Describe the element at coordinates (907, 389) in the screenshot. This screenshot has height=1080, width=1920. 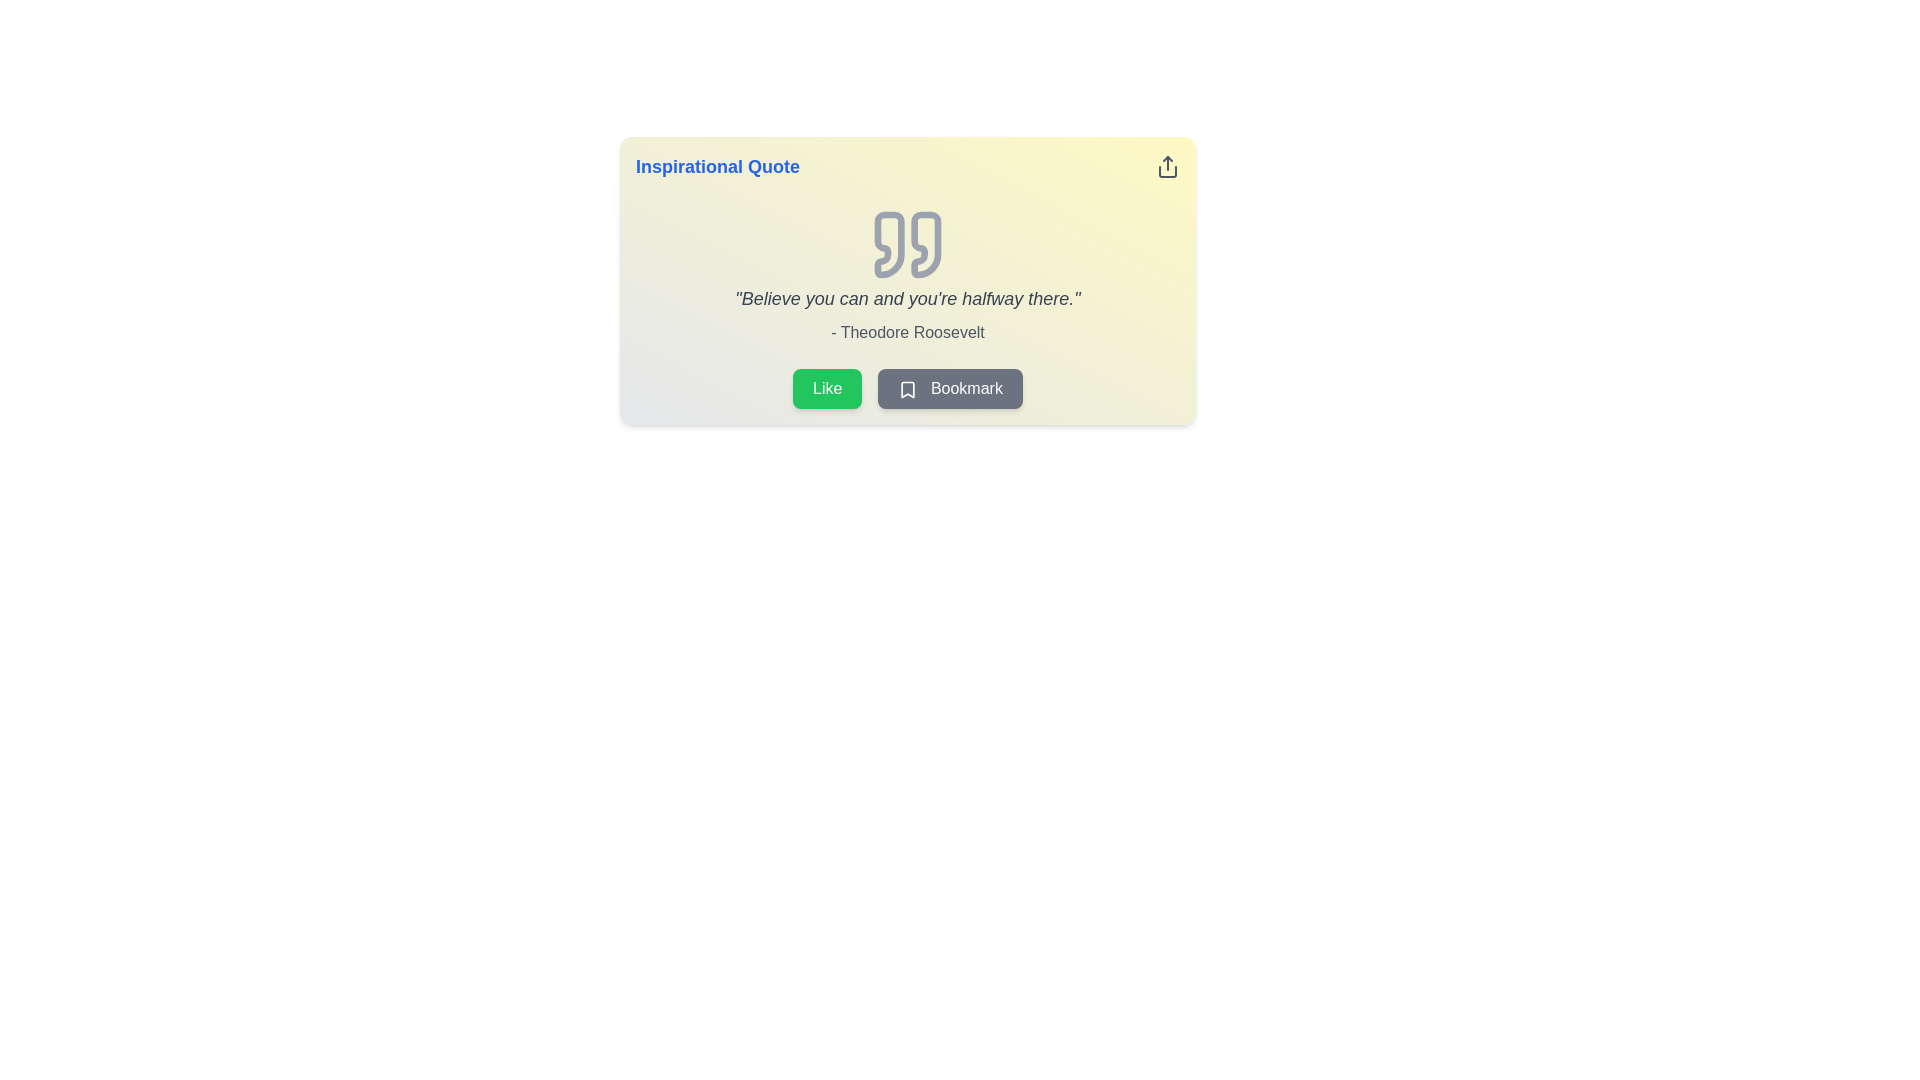
I see `the bookmark icon located inside the 'Bookmark' button at the bottom-right corner of the card` at that location.